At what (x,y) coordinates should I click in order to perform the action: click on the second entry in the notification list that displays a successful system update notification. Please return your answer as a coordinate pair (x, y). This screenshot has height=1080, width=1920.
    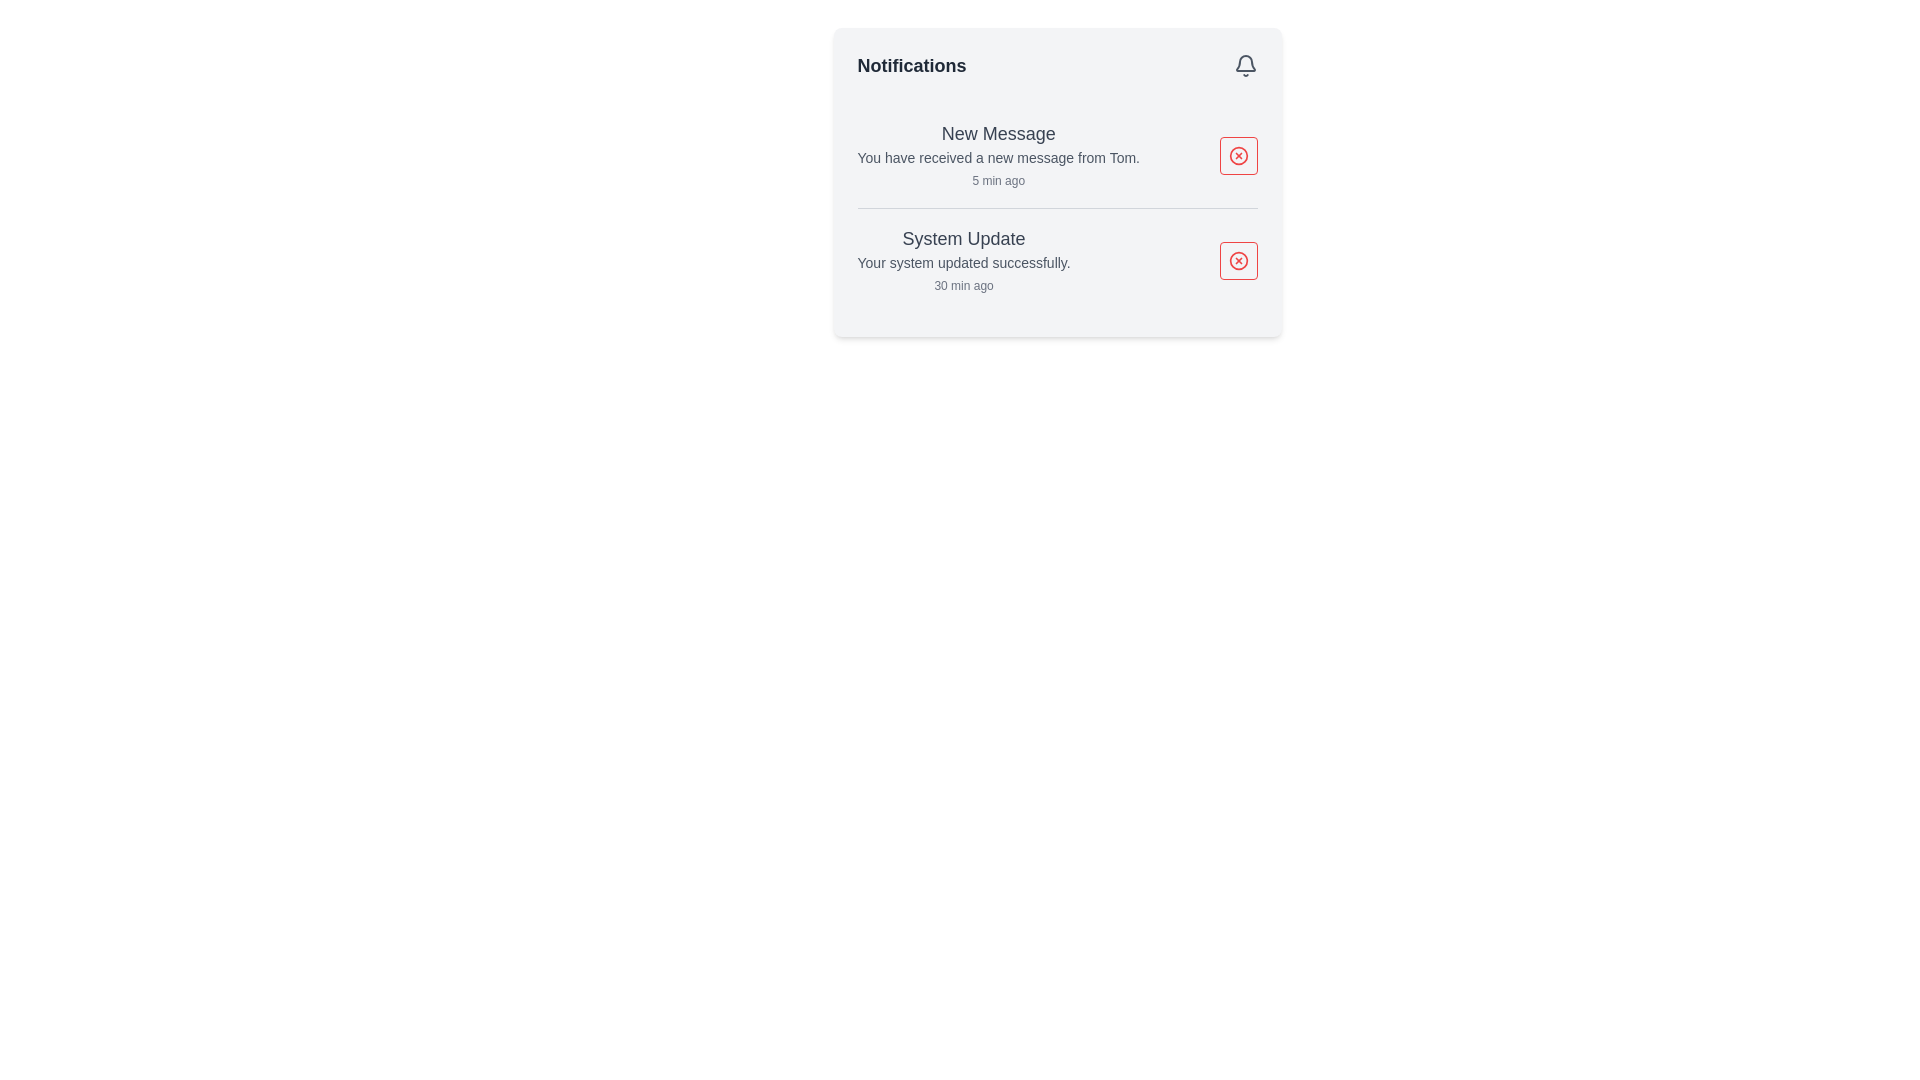
    Looking at the image, I should click on (964, 260).